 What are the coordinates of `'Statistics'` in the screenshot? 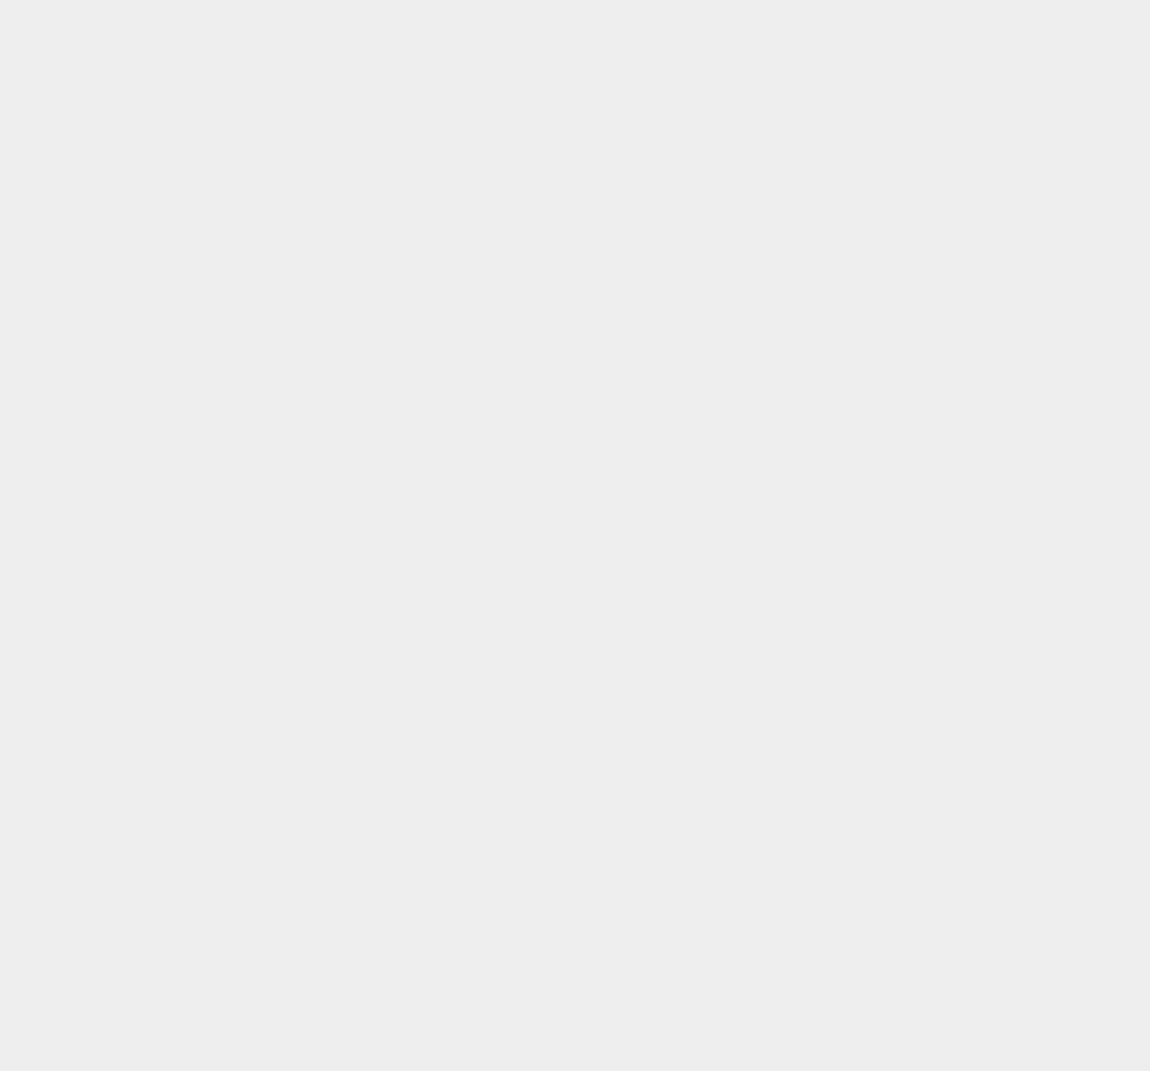 It's located at (841, 583).